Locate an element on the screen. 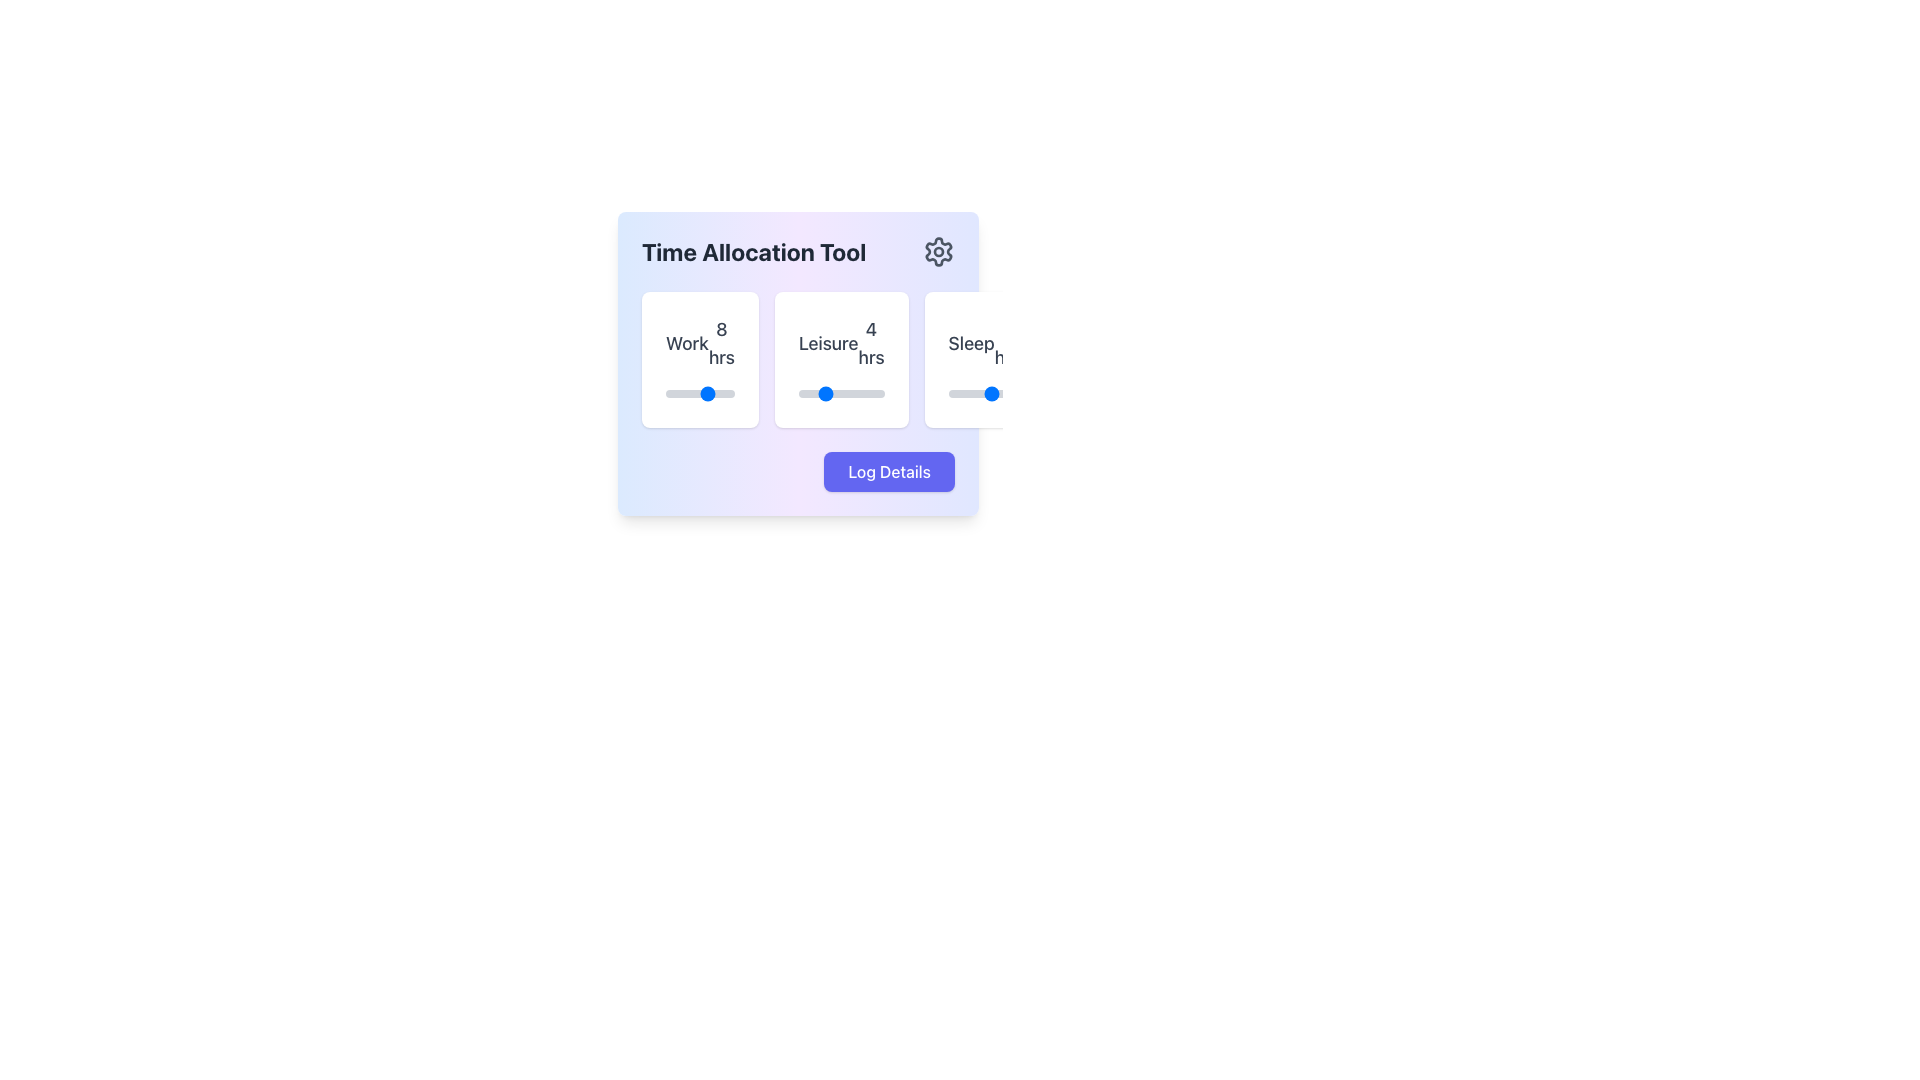 The height and width of the screenshot is (1080, 1920). the text element displaying 'Sleep', which is a medium-sized, bold, gray header positioned to the left of '8 hrs' within a card-like structure is located at coordinates (971, 342).